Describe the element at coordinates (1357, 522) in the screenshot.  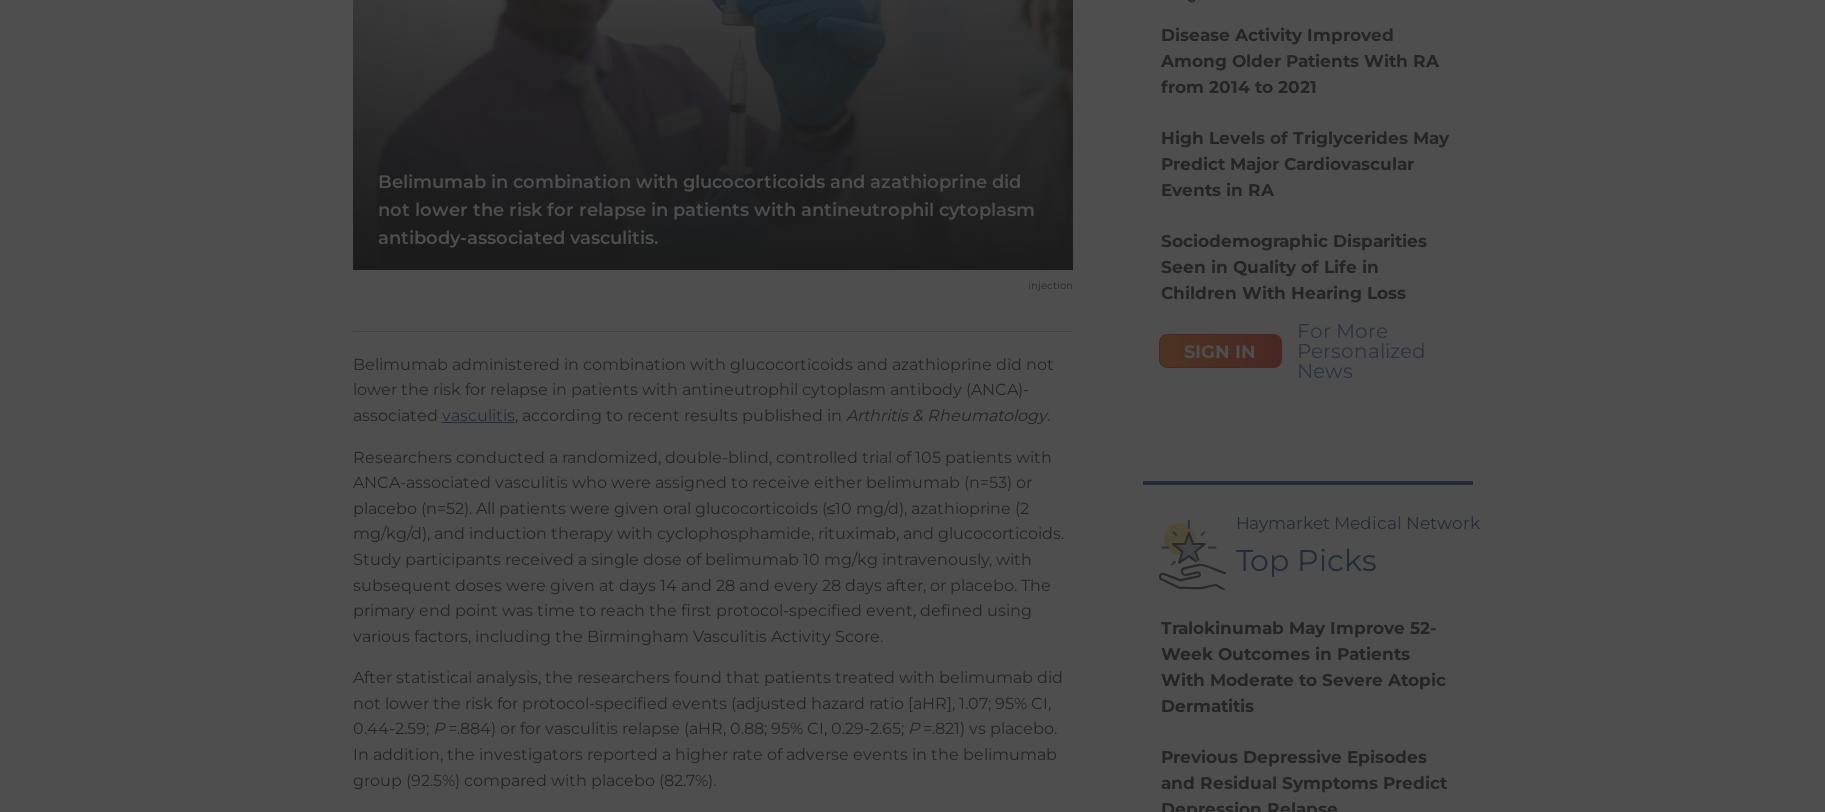
I see `'Haymarket Medical Network'` at that location.